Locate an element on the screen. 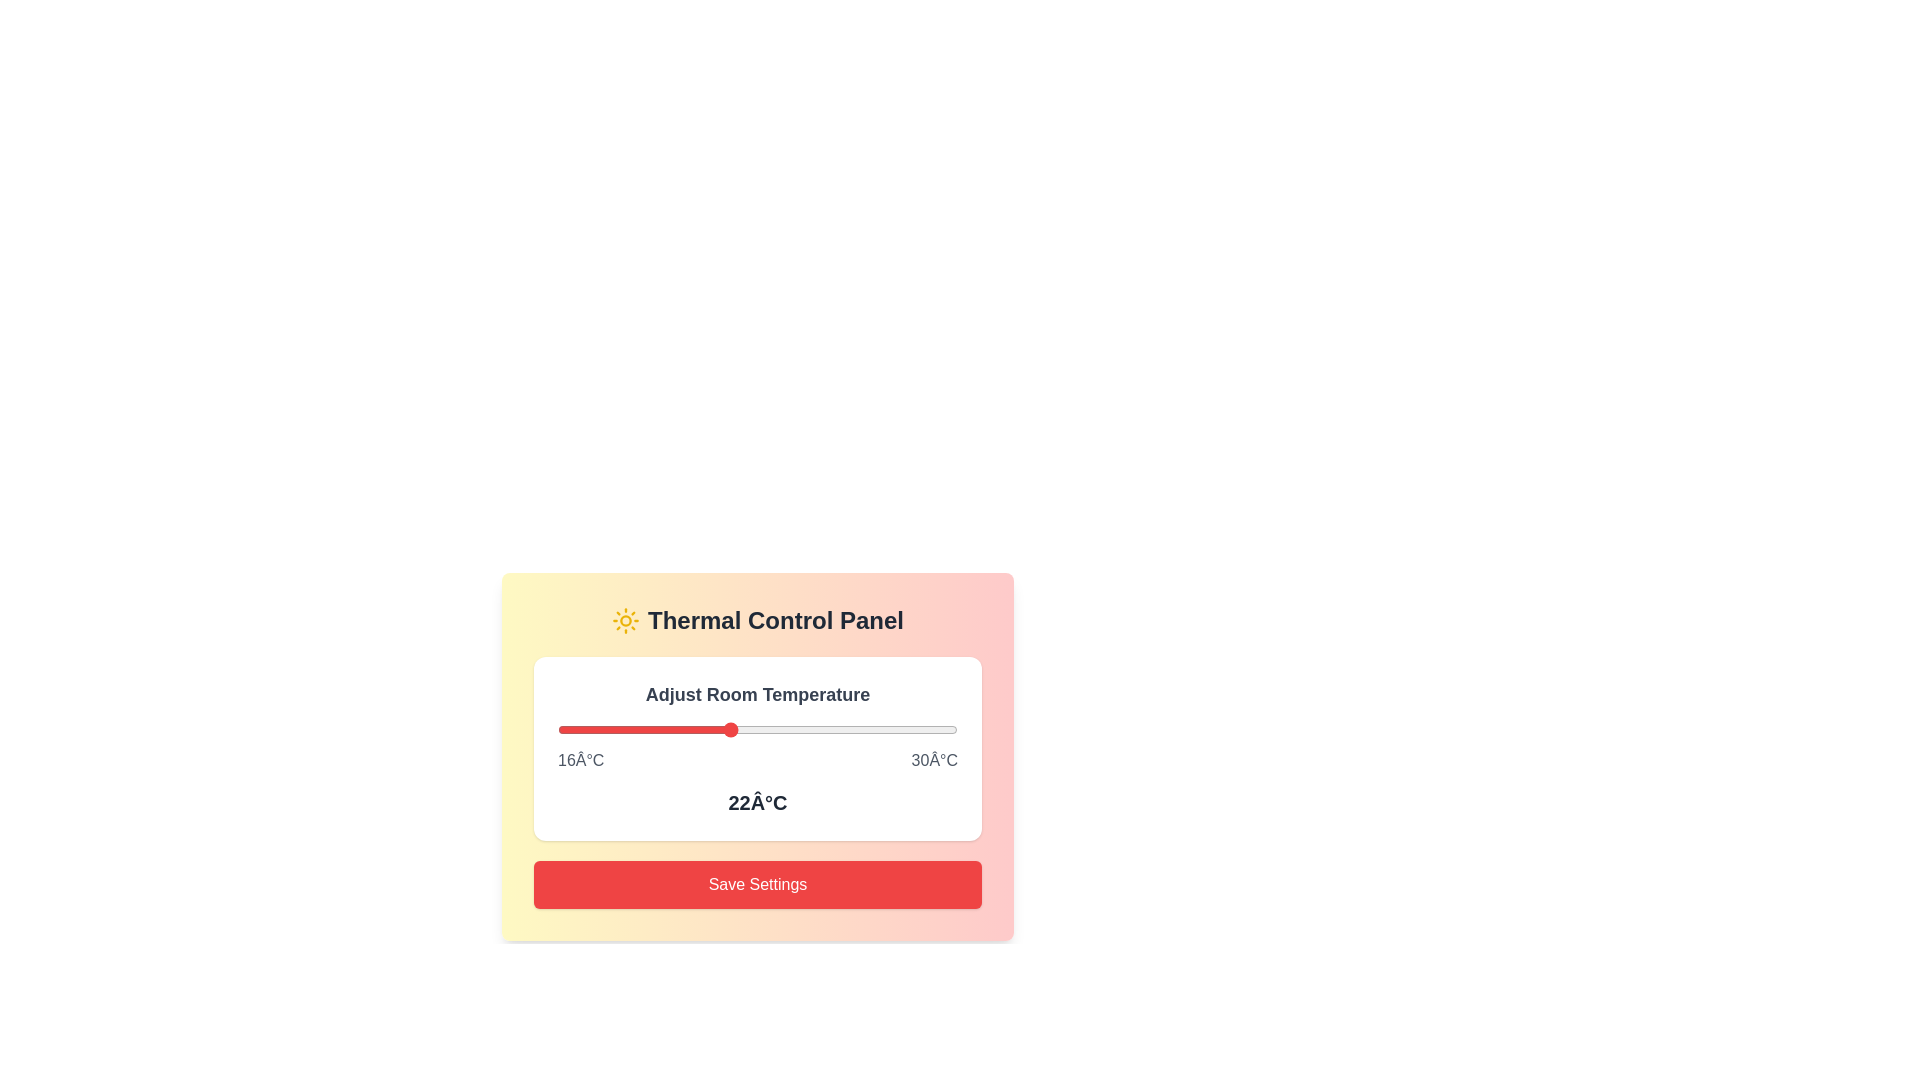  the temperature slider to 16°C is located at coordinates (557, 729).